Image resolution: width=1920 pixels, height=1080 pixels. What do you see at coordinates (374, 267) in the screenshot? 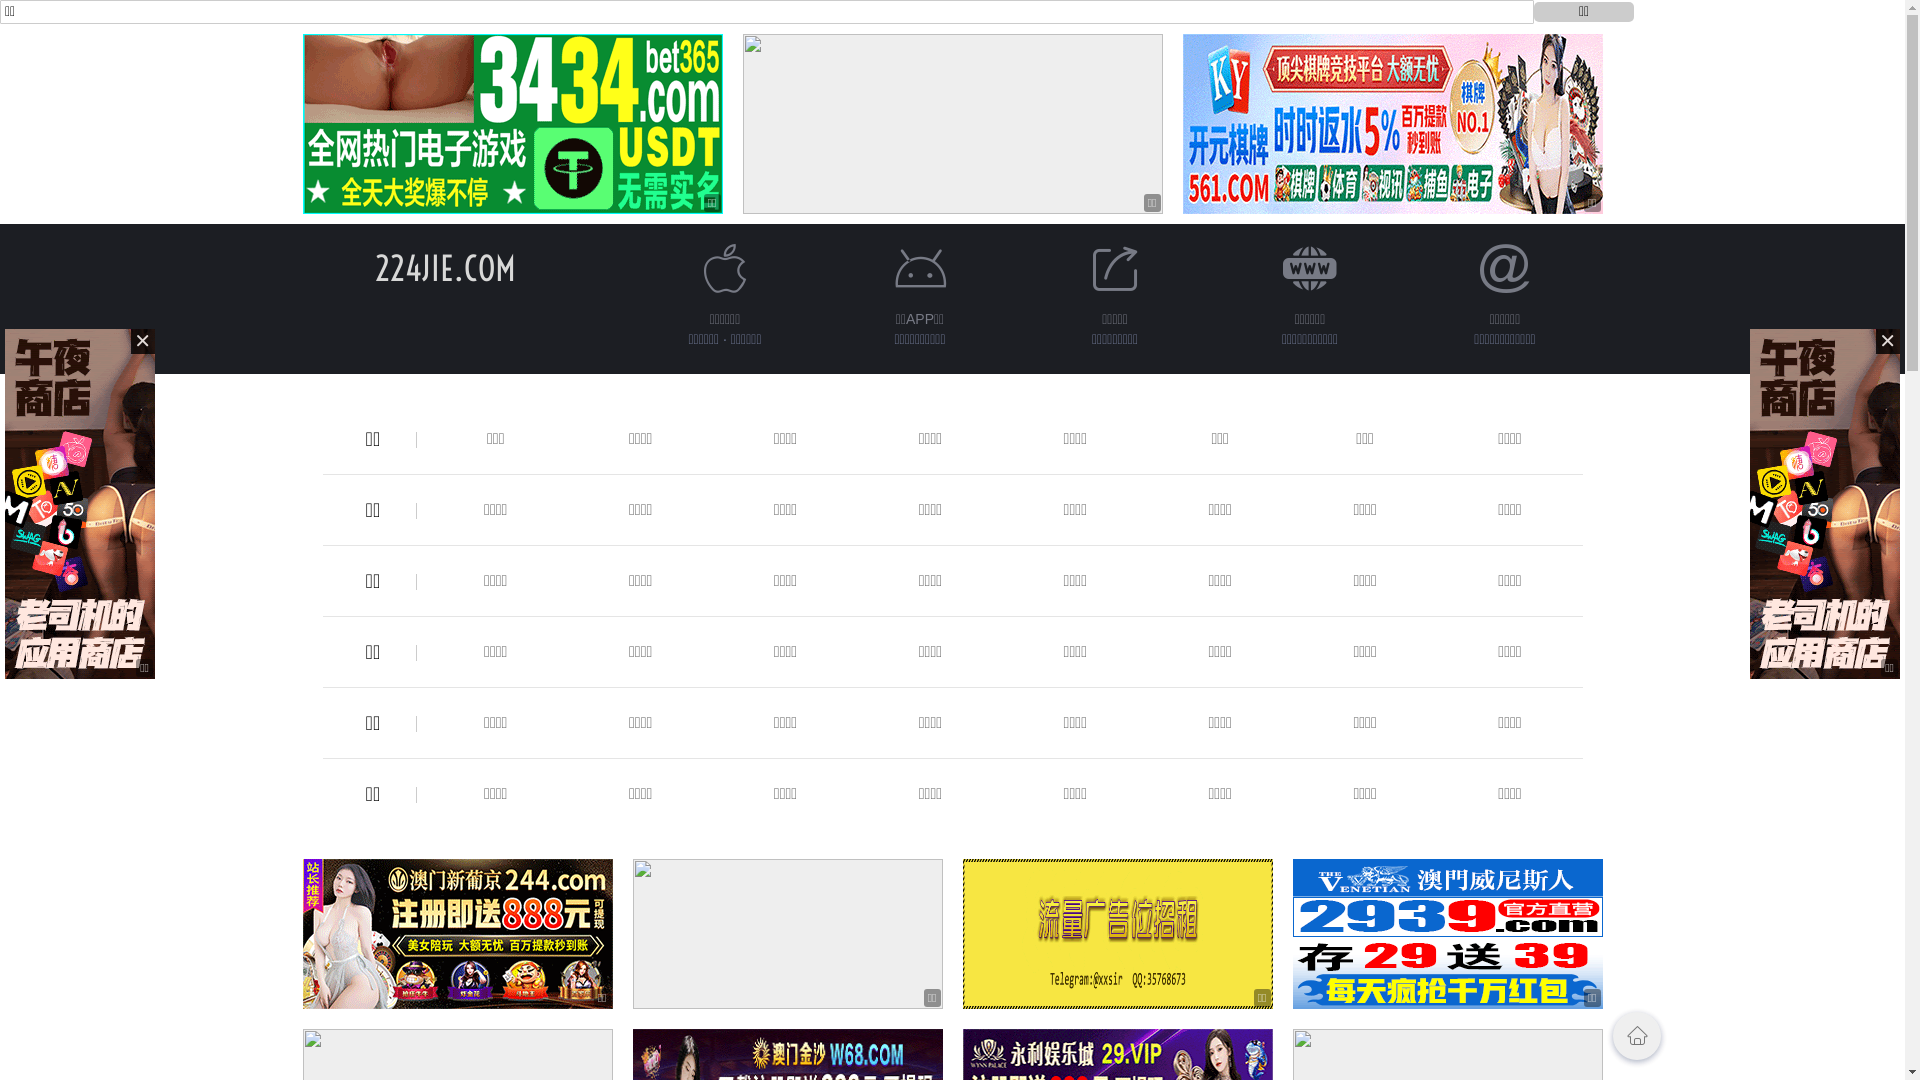
I see `'224JIE.COM'` at bounding box center [374, 267].